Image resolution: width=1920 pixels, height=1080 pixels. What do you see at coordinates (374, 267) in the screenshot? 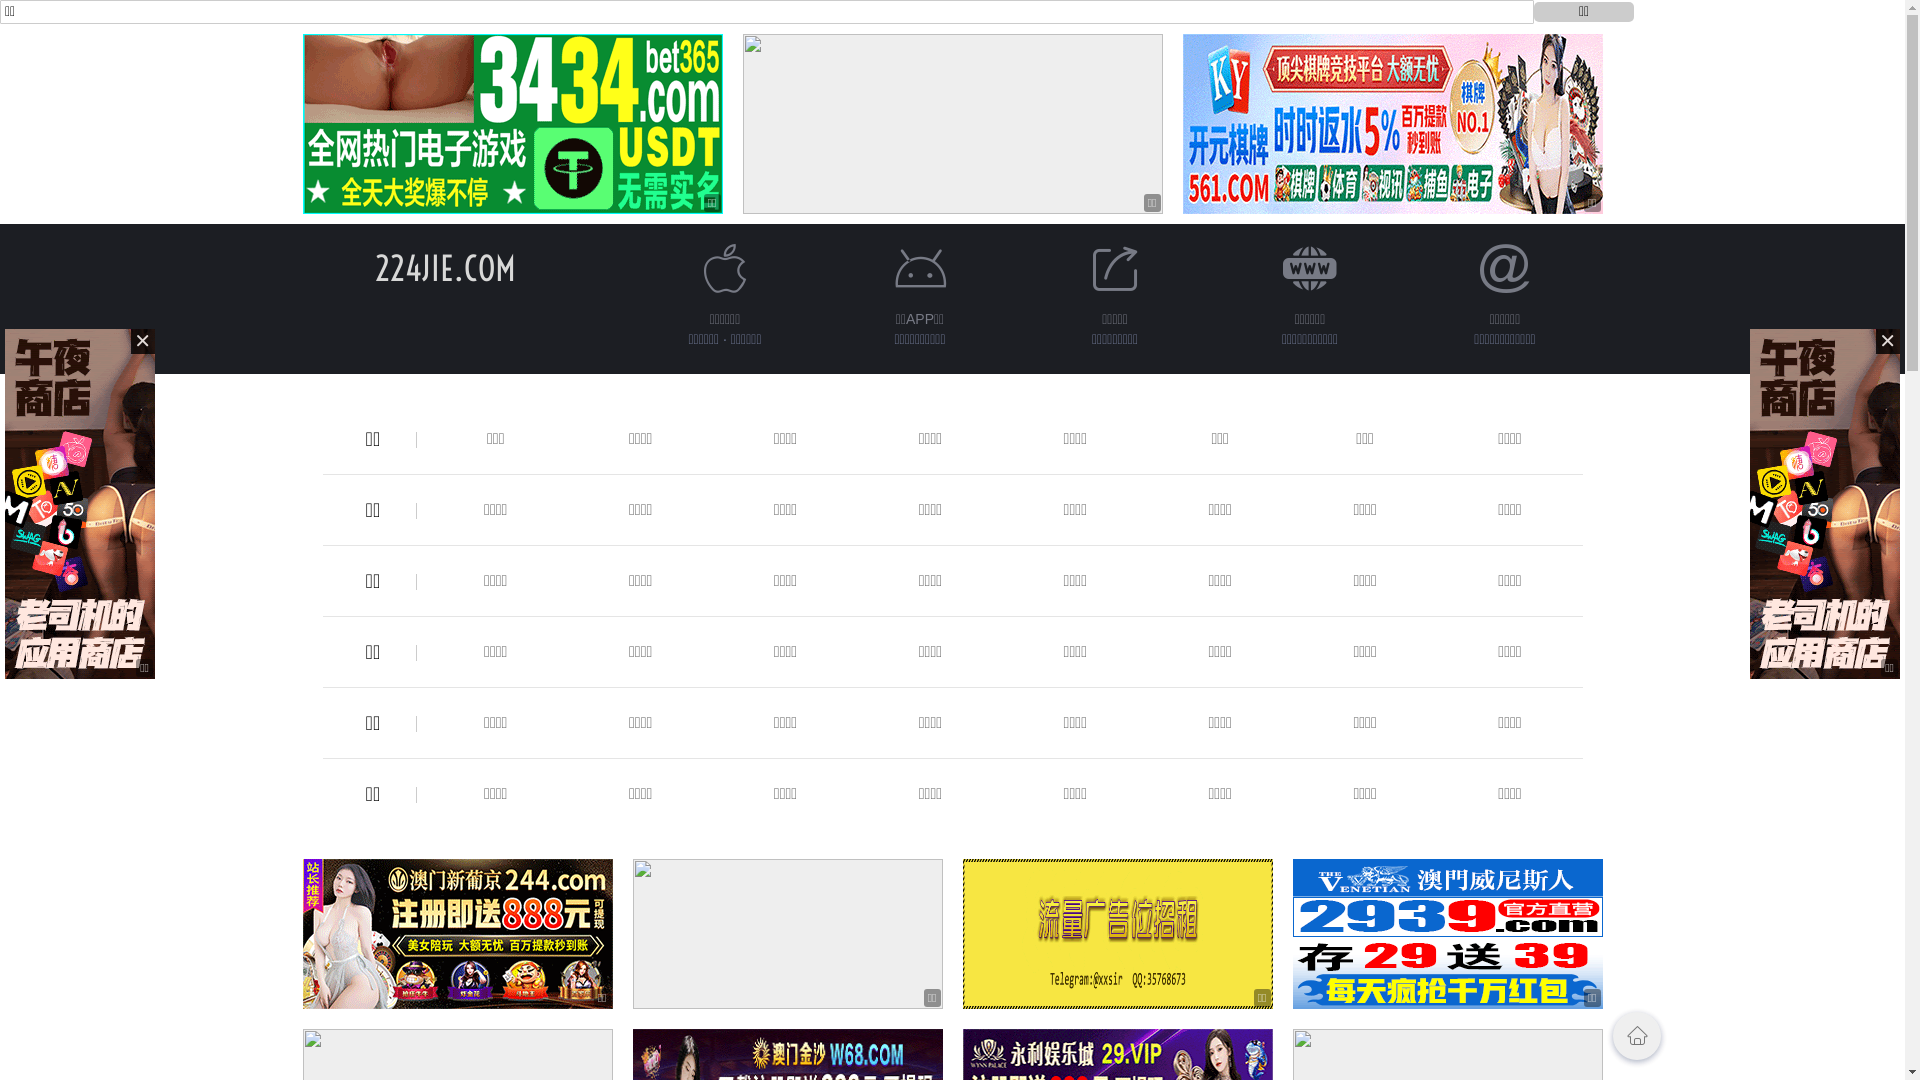
I see `'224JIE.COM'` at bounding box center [374, 267].